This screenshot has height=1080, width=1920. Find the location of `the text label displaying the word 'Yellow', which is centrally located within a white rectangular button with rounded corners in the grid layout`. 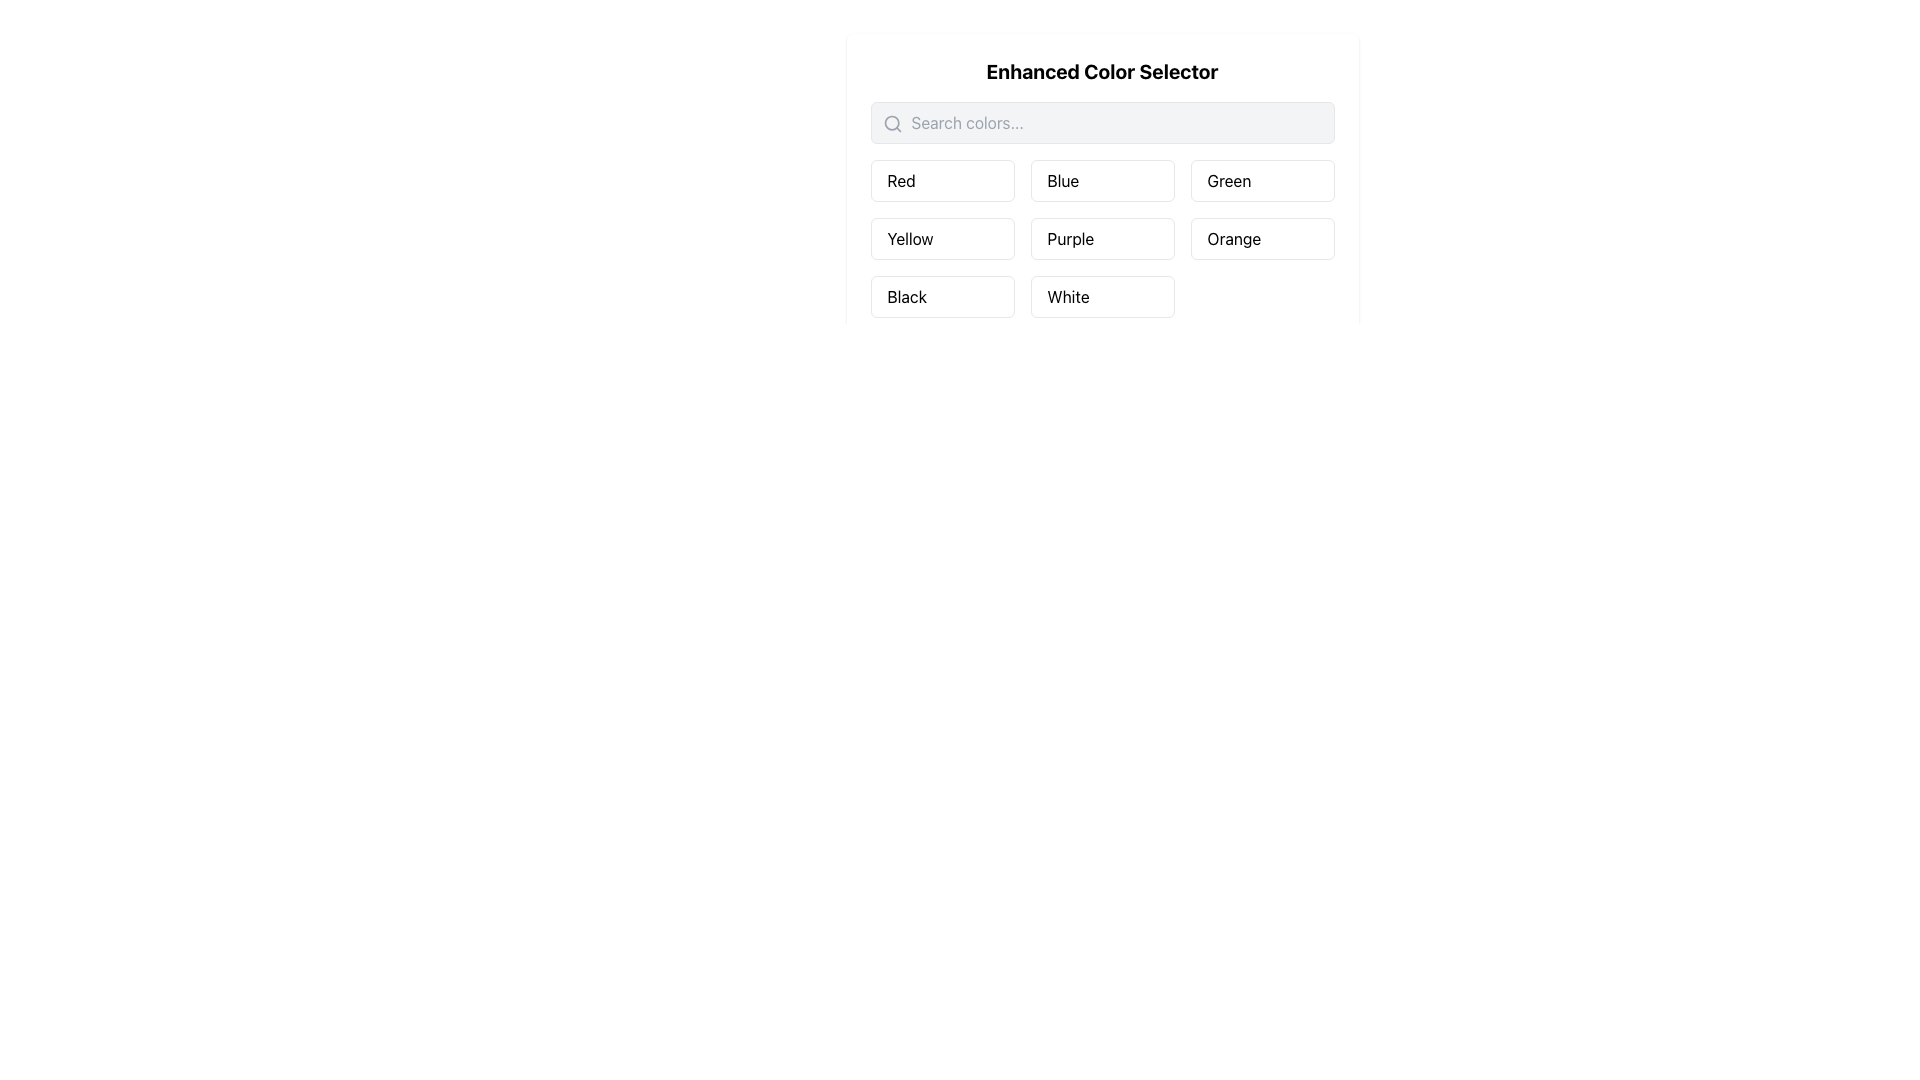

the text label displaying the word 'Yellow', which is centrally located within a white rectangular button with rounded corners in the grid layout is located at coordinates (909, 238).